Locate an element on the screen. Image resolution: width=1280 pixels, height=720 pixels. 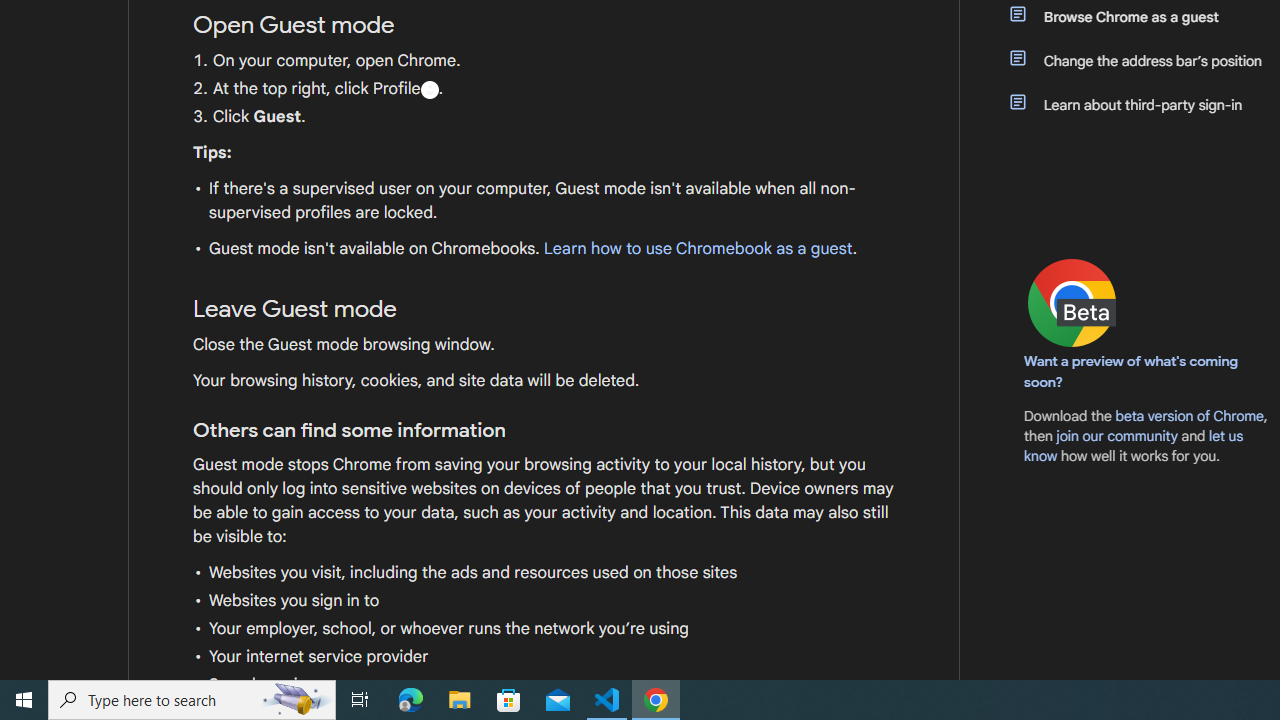
'Learn how to use Chromebook as a guest' is located at coordinates (697, 248).